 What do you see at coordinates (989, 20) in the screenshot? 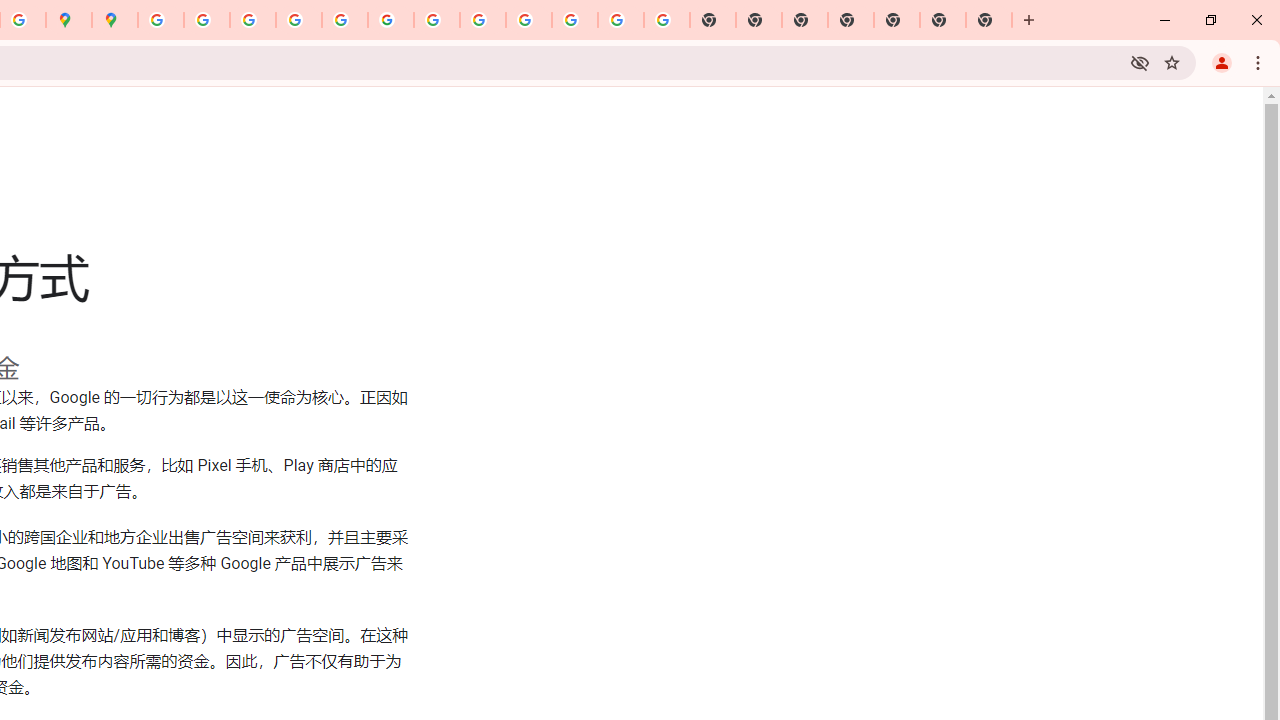
I see `'New Tab'` at bounding box center [989, 20].